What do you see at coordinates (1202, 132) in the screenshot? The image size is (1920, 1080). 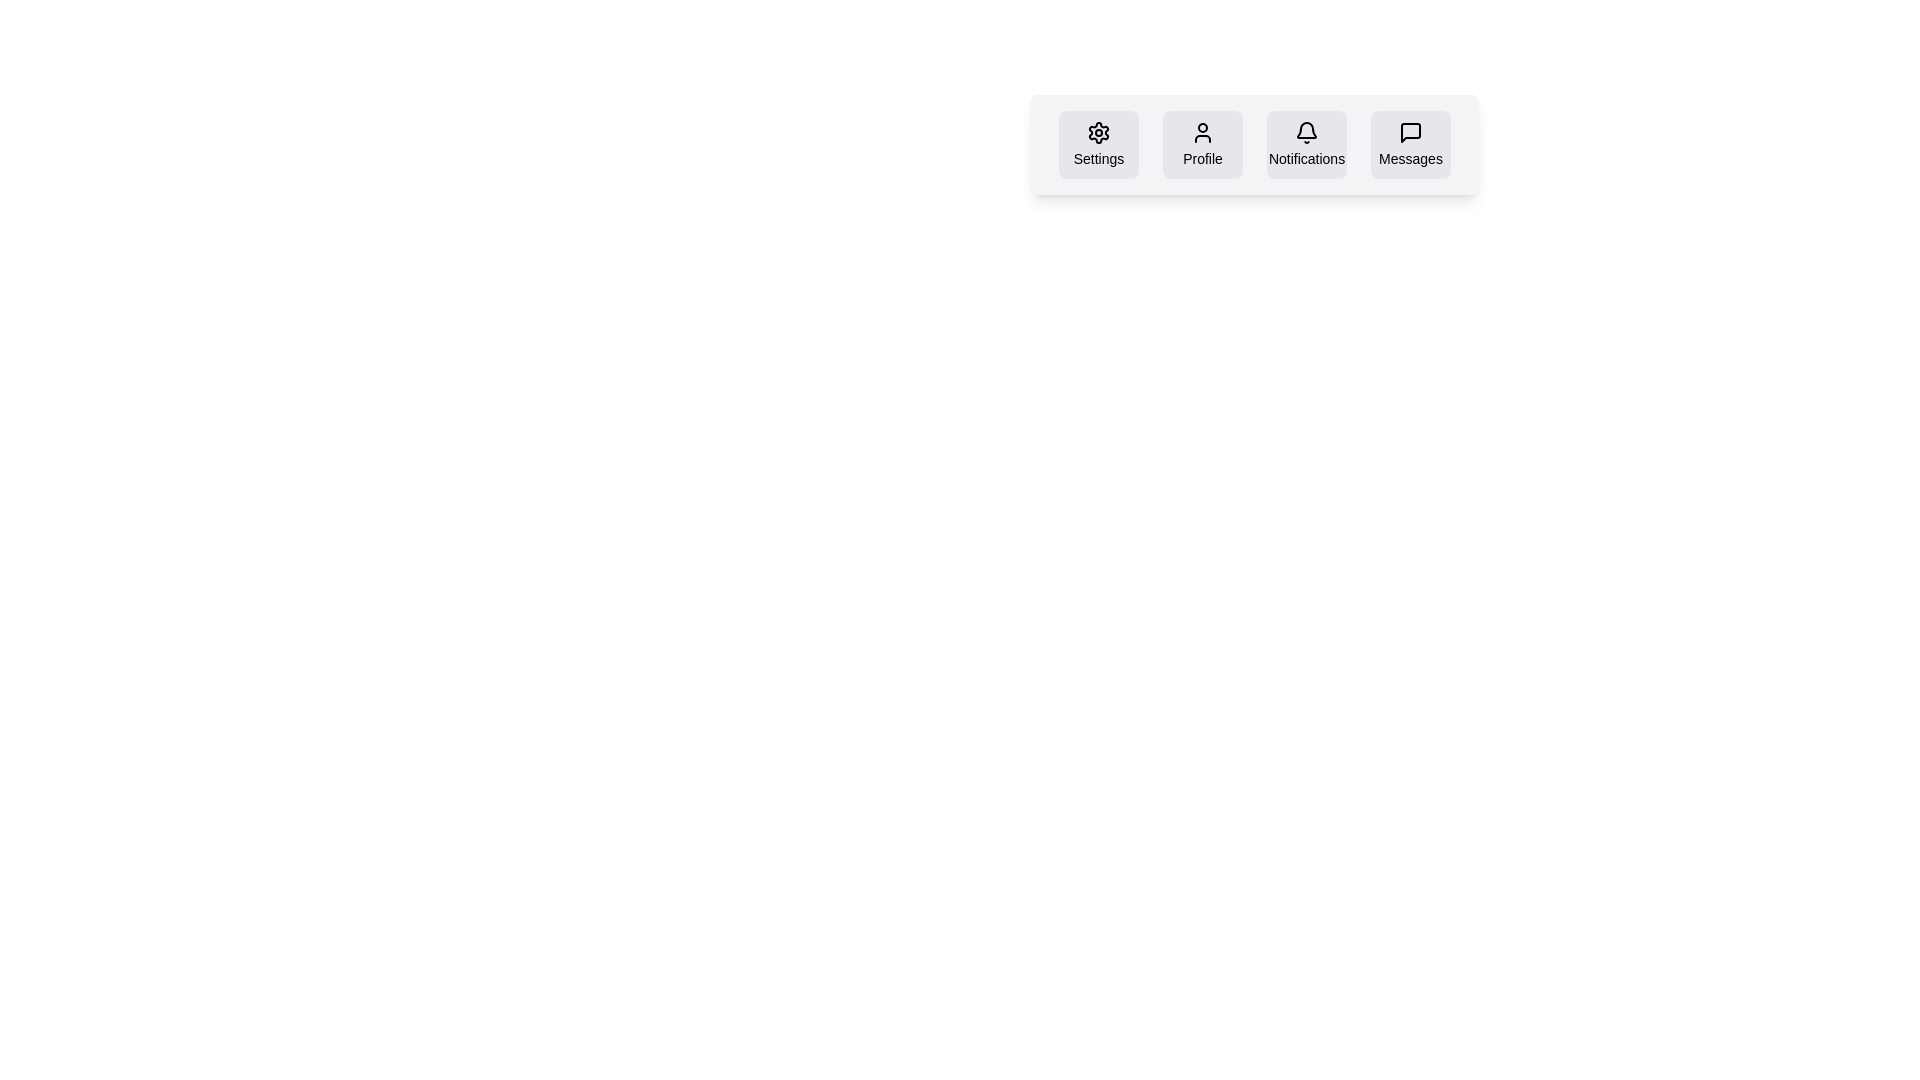 I see `the user's profile icon, which is a minimalistic design consisting of a circle above a rounded rectangle, located under the title 'Profile' as the second element from the left` at bounding box center [1202, 132].